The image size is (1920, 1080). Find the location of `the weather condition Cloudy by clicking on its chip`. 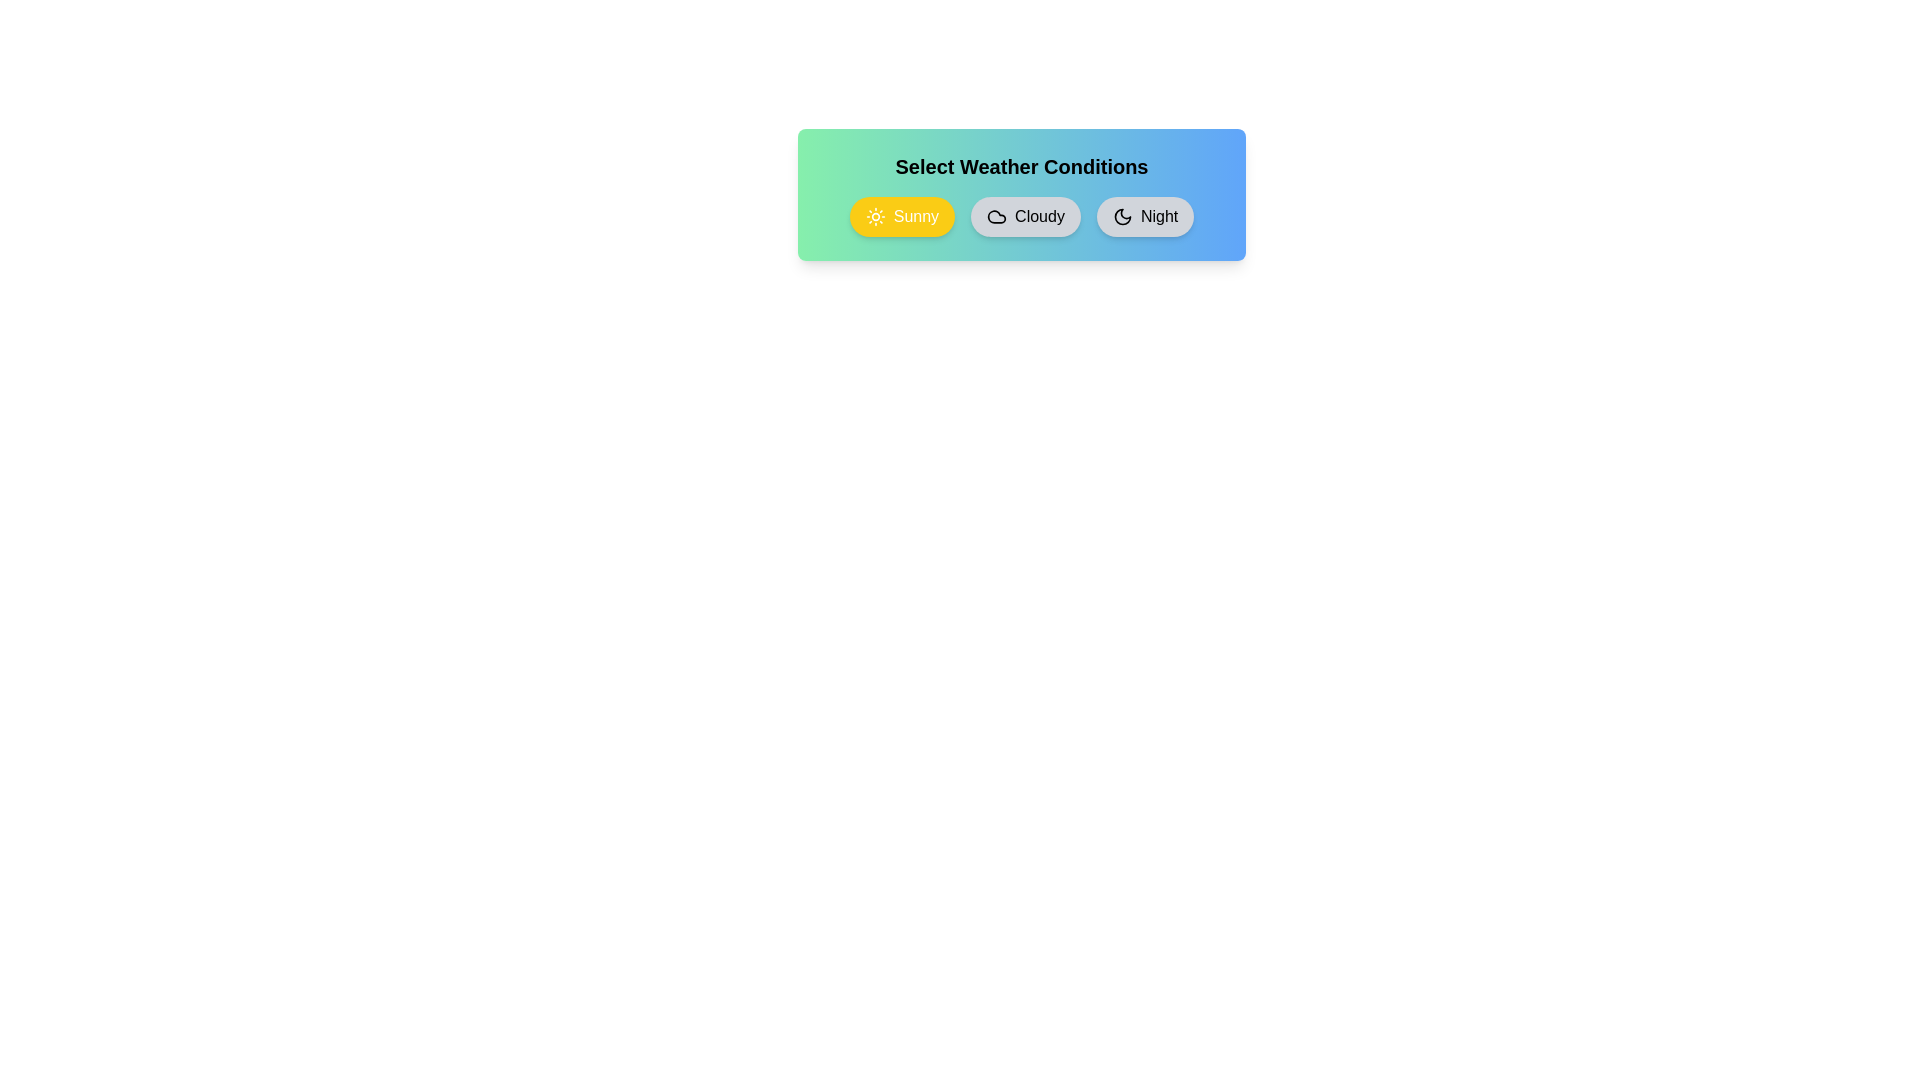

the weather condition Cloudy by clicking on its chip is located at coordinates (1026, 216).